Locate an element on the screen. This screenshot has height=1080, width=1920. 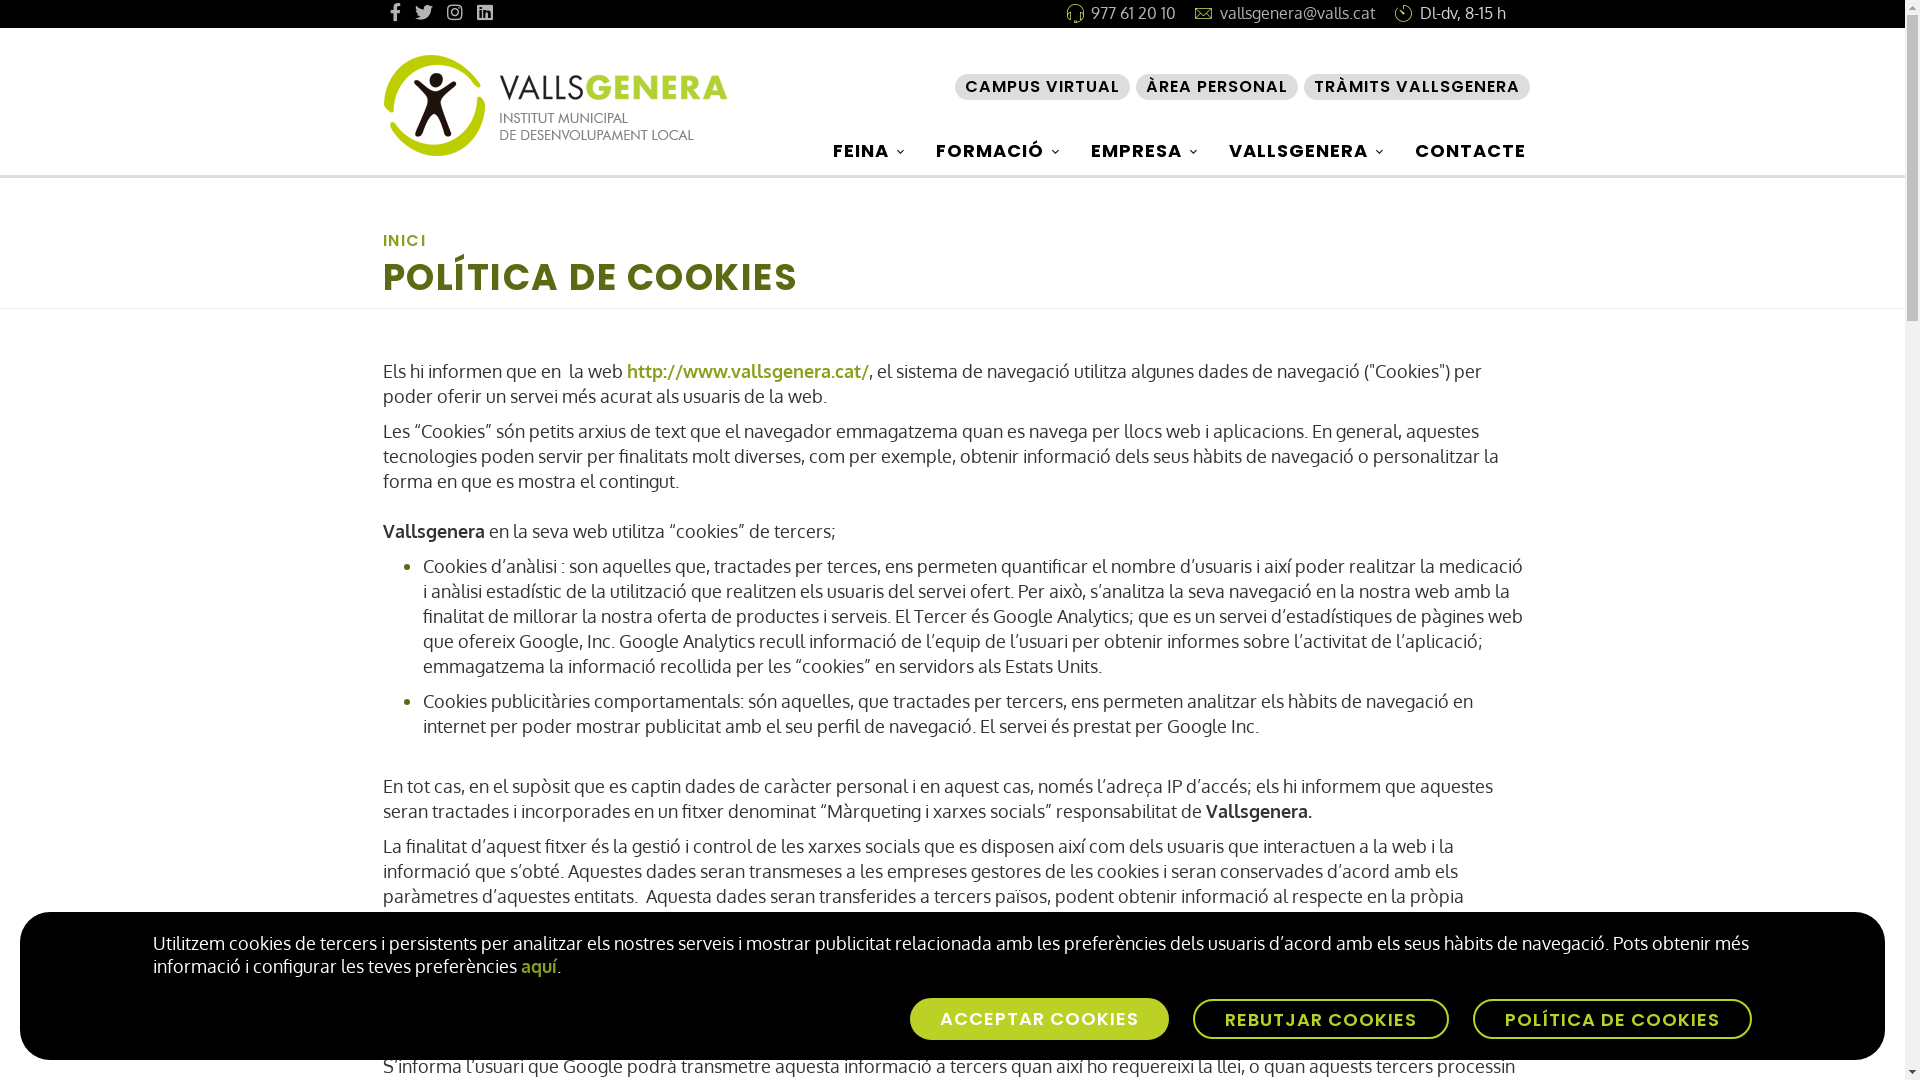
'EMPRESA' is located at coordinates (1147, 149).